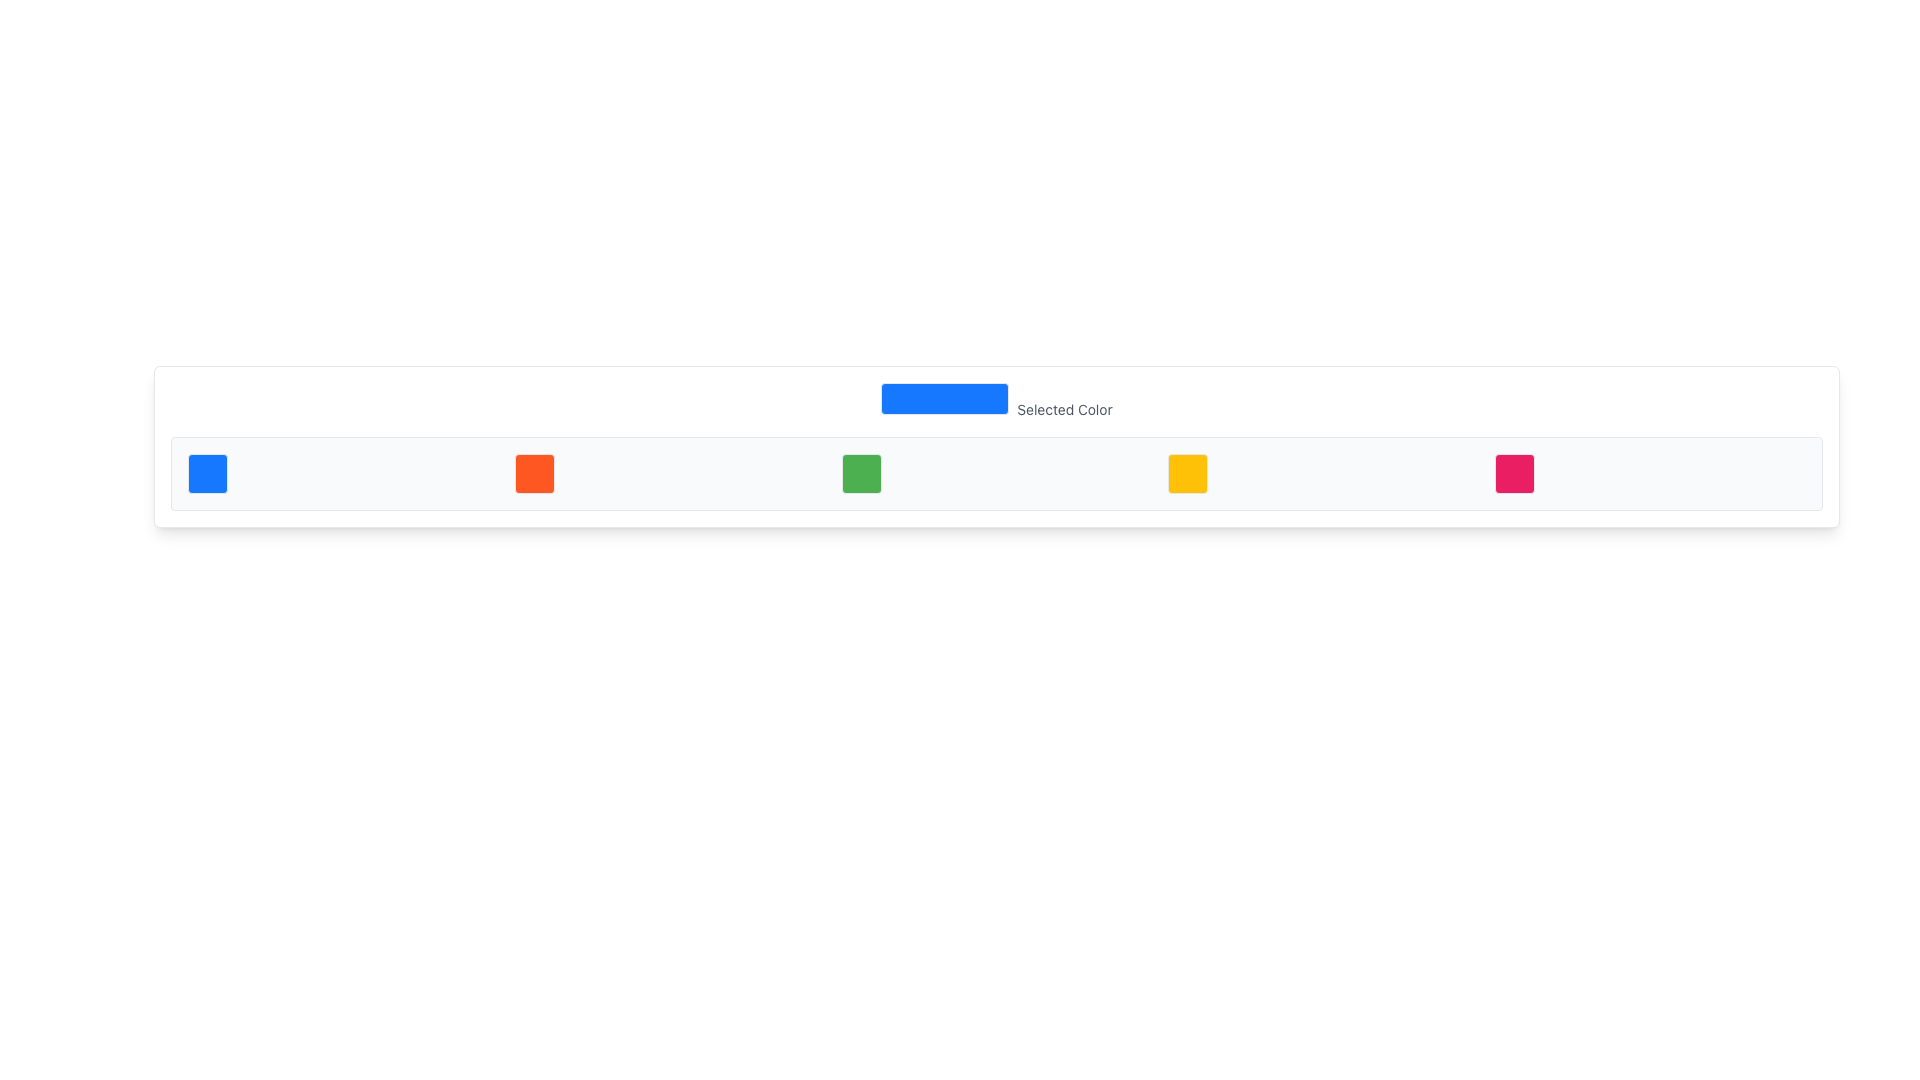 The height and width of the screenshot is (1080, 1920). I want to click on the third colored box in a row of five squares within the grid layout, serving as a selectable item, so click(861, 474).